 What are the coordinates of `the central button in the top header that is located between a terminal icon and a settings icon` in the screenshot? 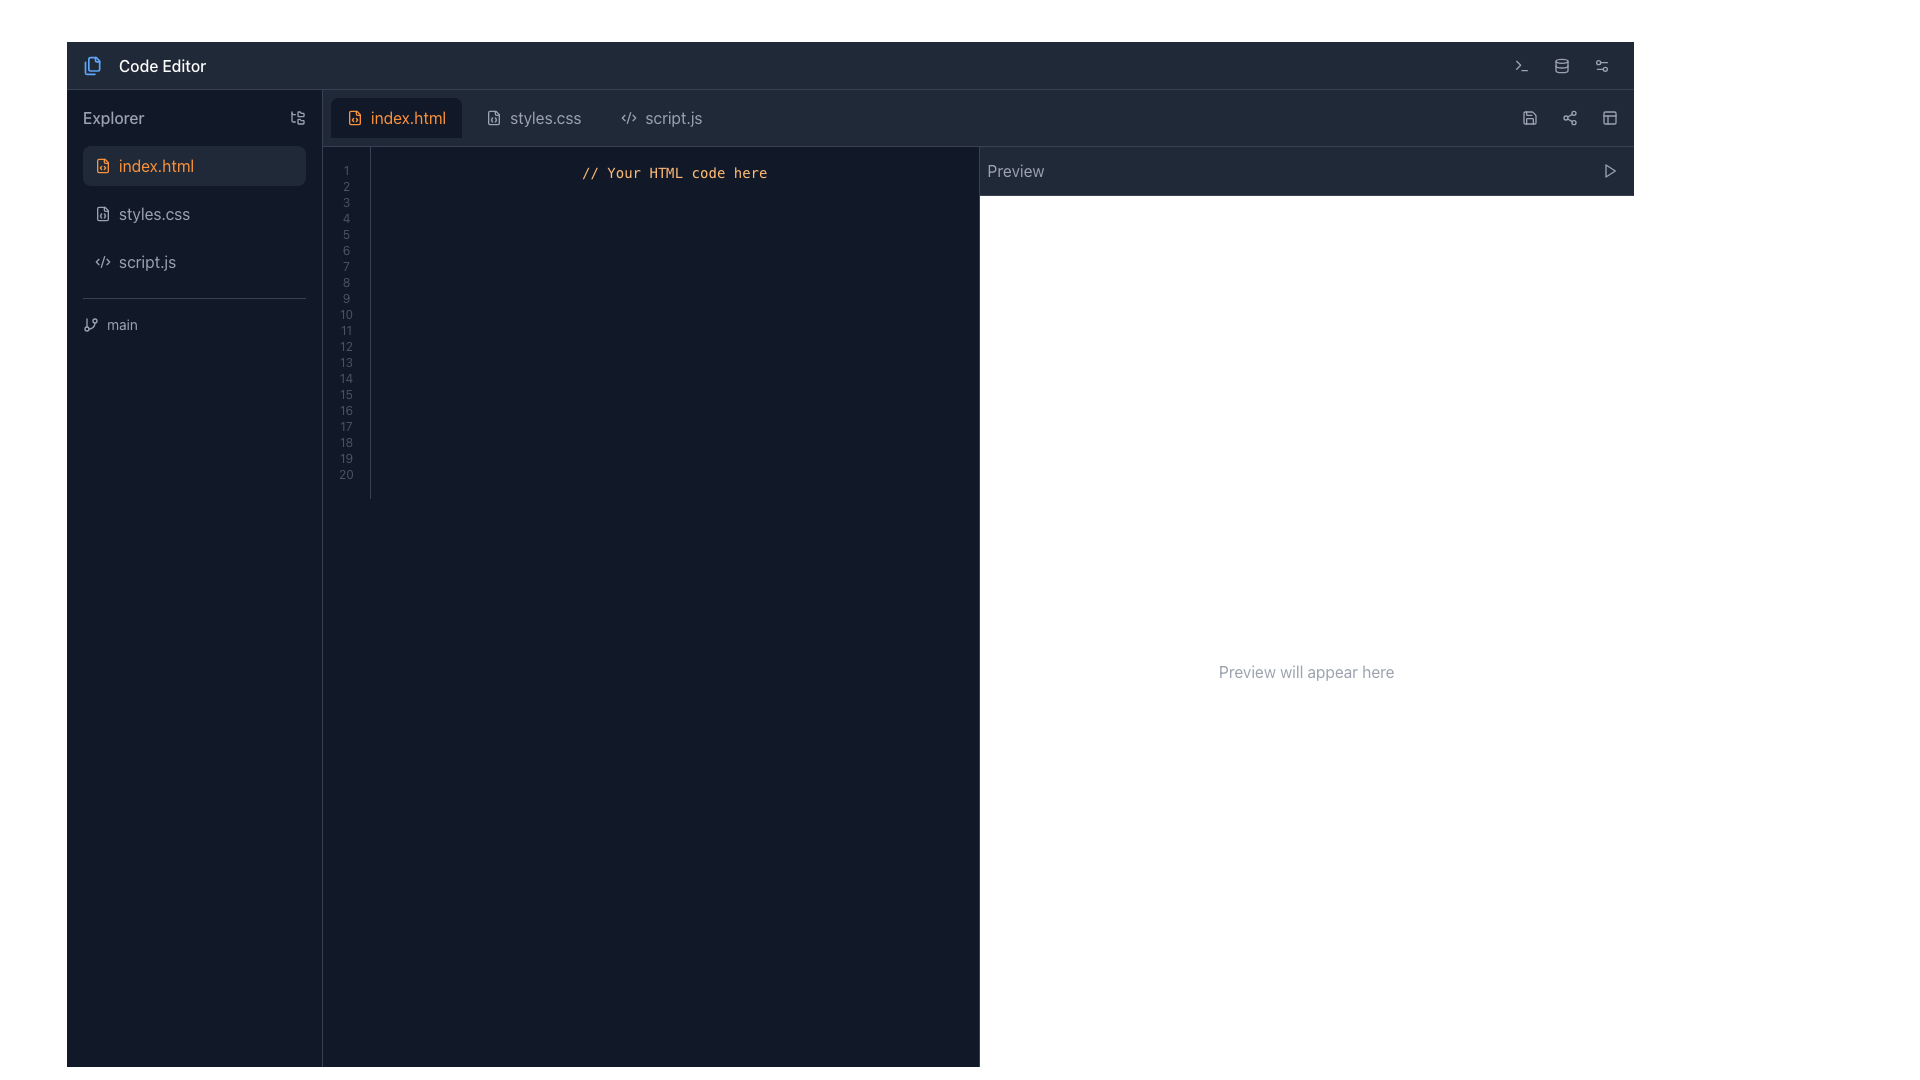 It's located at (1560, 64).